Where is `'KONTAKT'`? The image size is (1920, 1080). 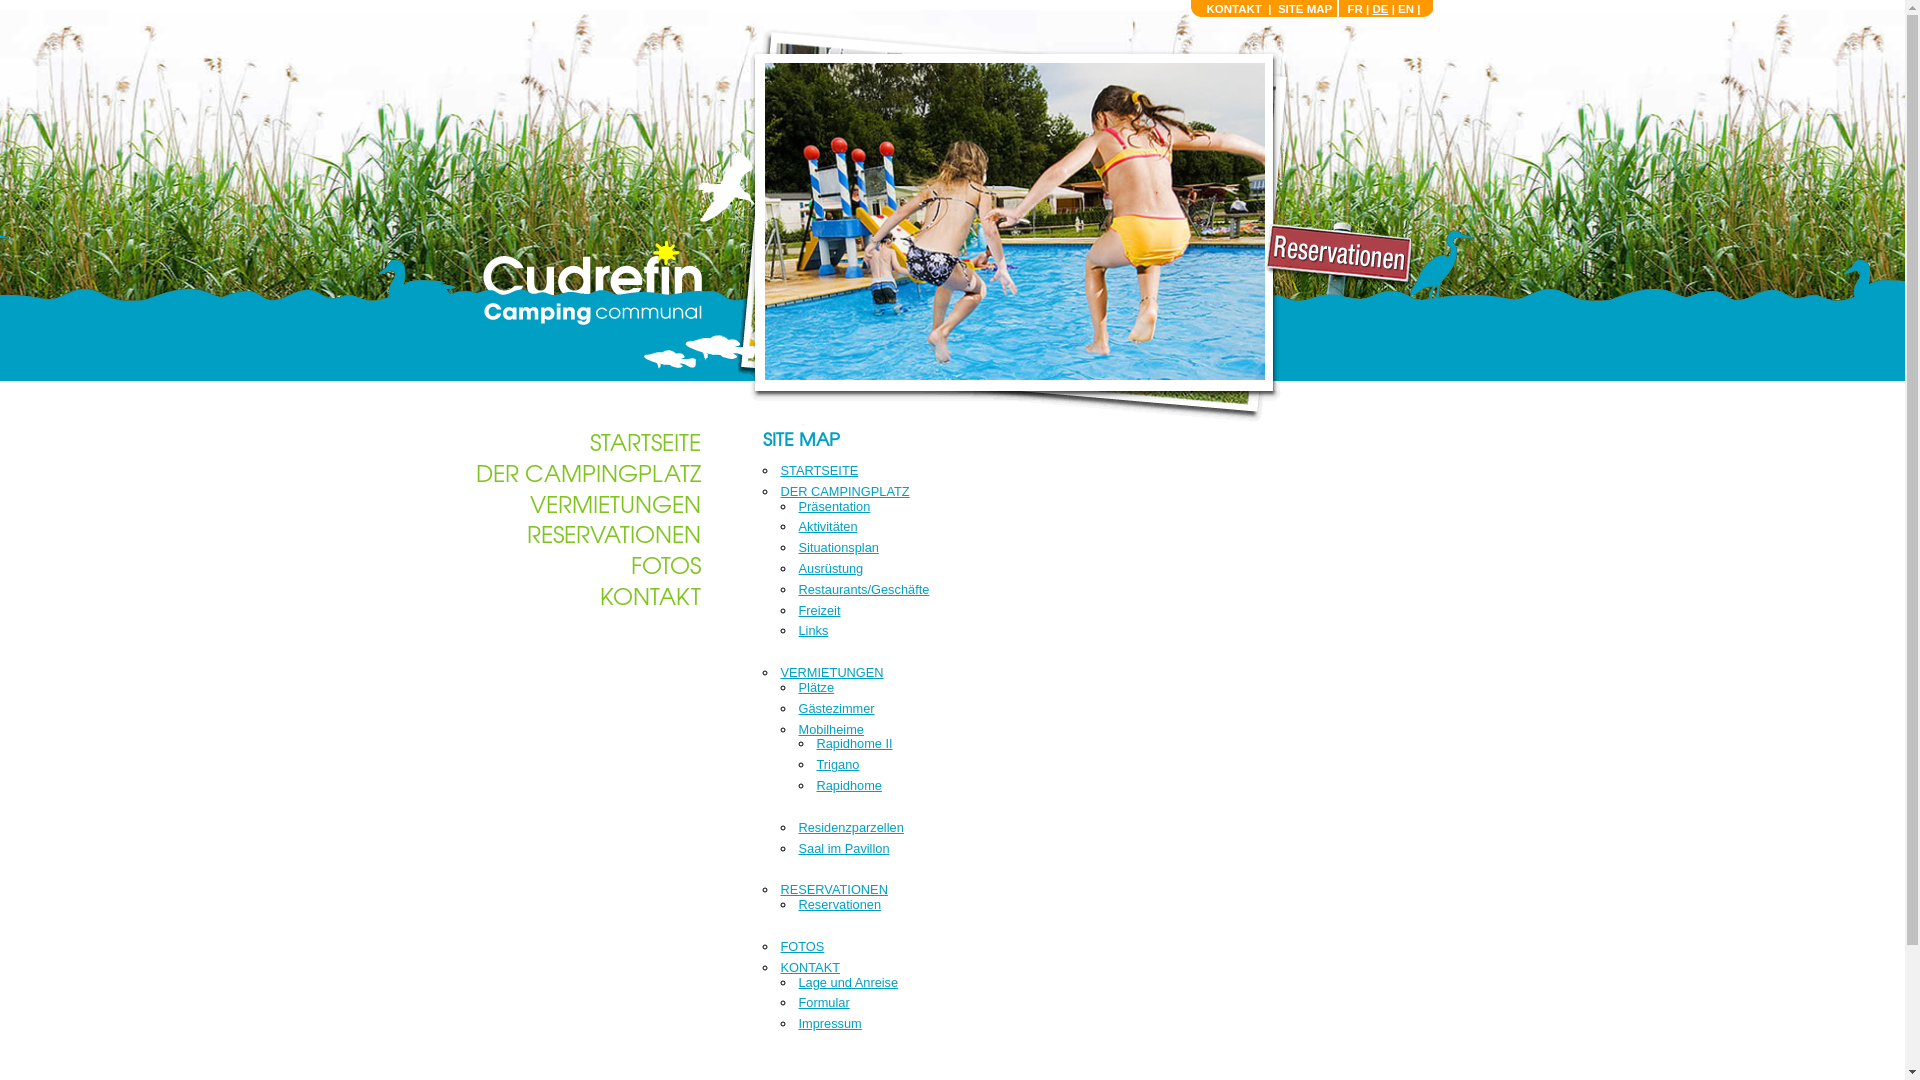
'KONTAKT' is located at coordinates (1232, 8).